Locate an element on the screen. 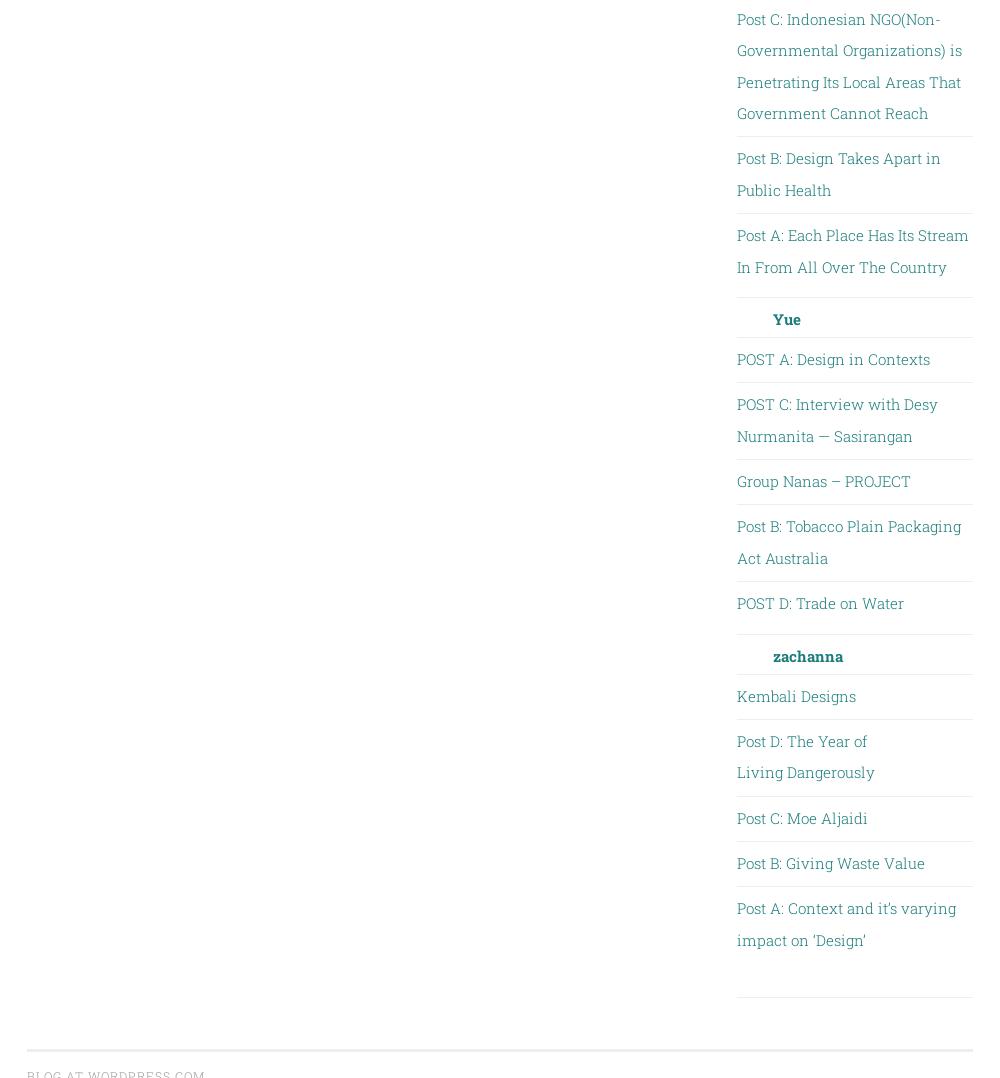 Image resolution: width=1000 pixels, height=1078 pixels. 'Group Nanas – PROJECT' is located at coordinates (822, 480).